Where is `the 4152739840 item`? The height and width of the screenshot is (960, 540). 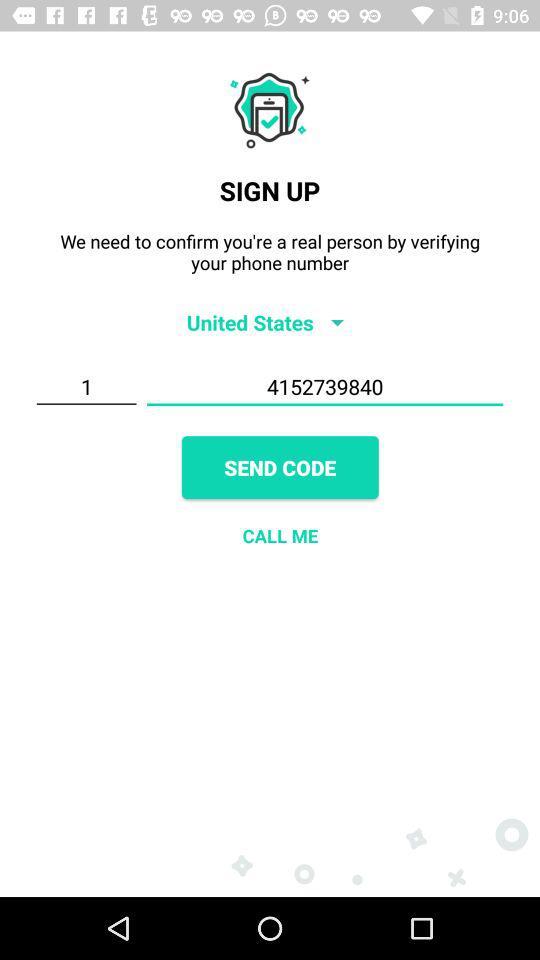
the 4152739840 item is located at coordinates (325, 386).